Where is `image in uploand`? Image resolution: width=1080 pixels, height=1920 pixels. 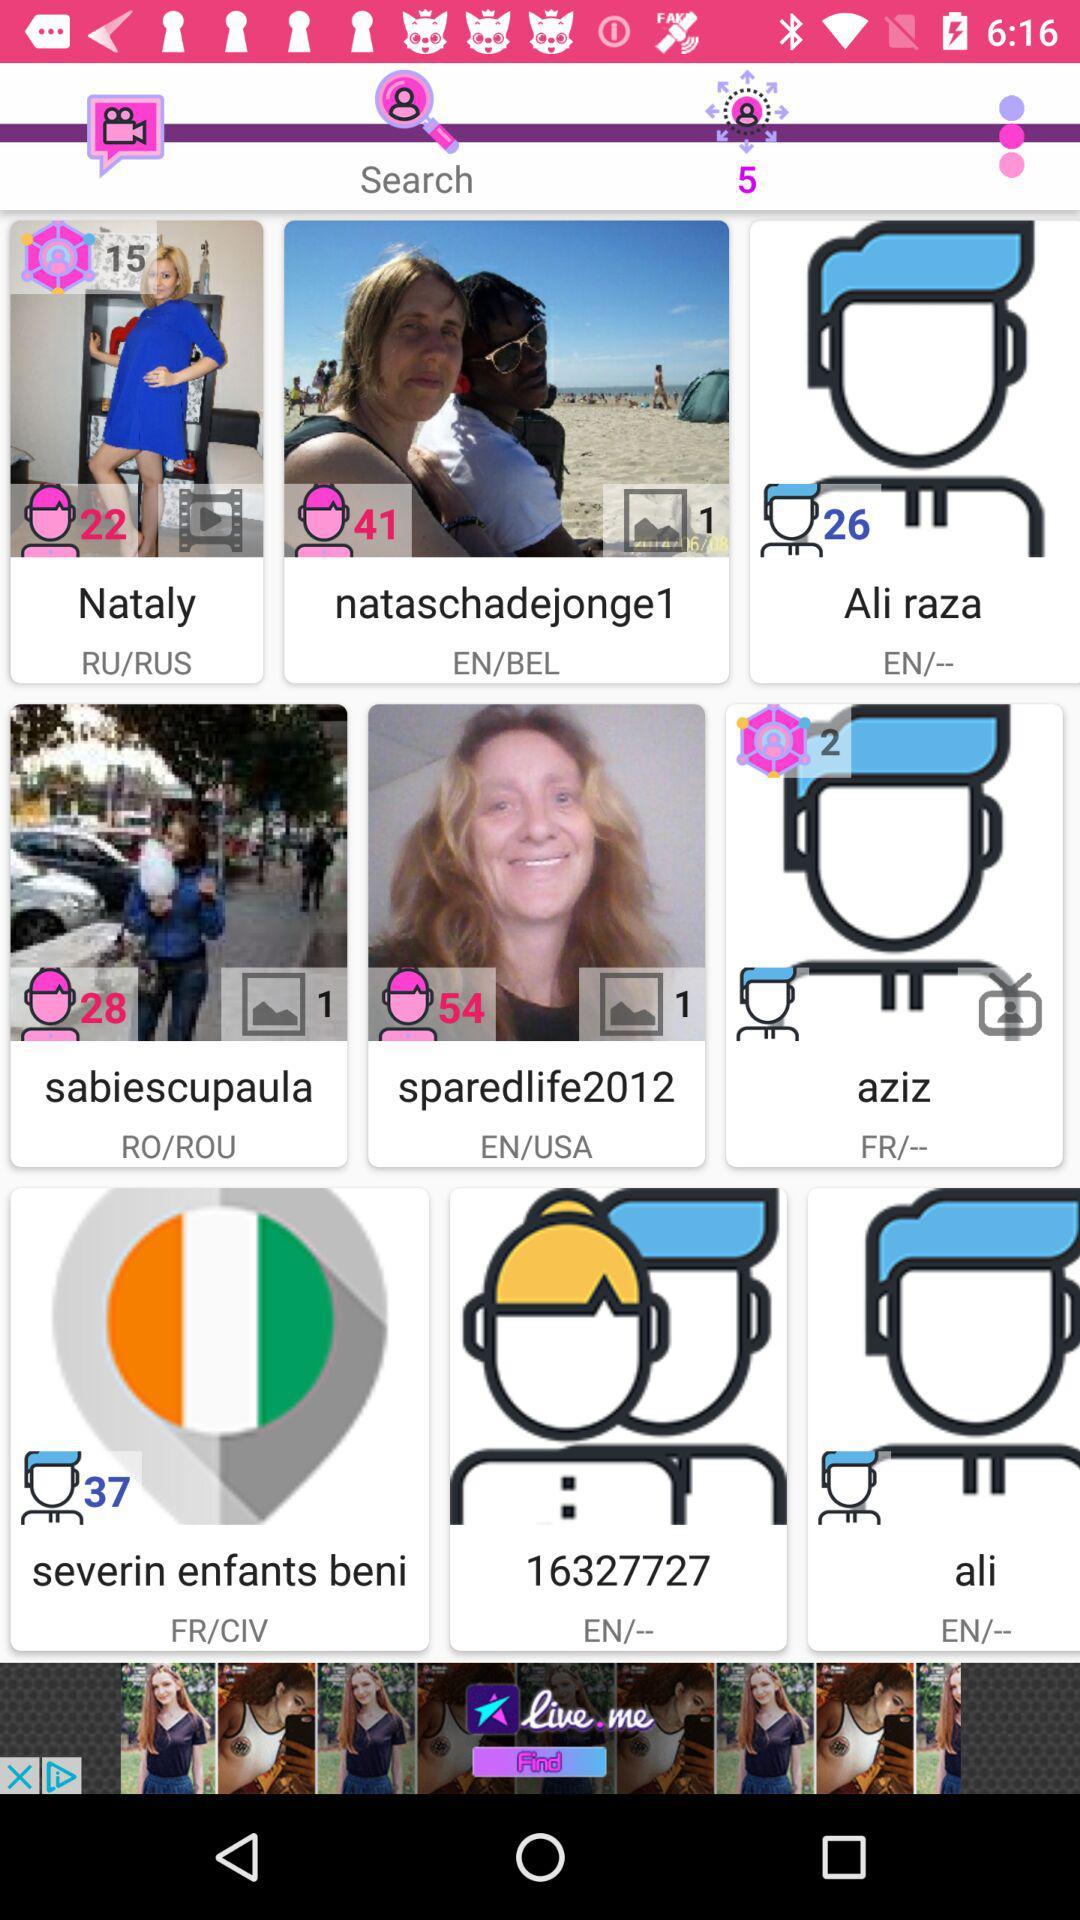
image in uploand is located at coordinates (893, 872).